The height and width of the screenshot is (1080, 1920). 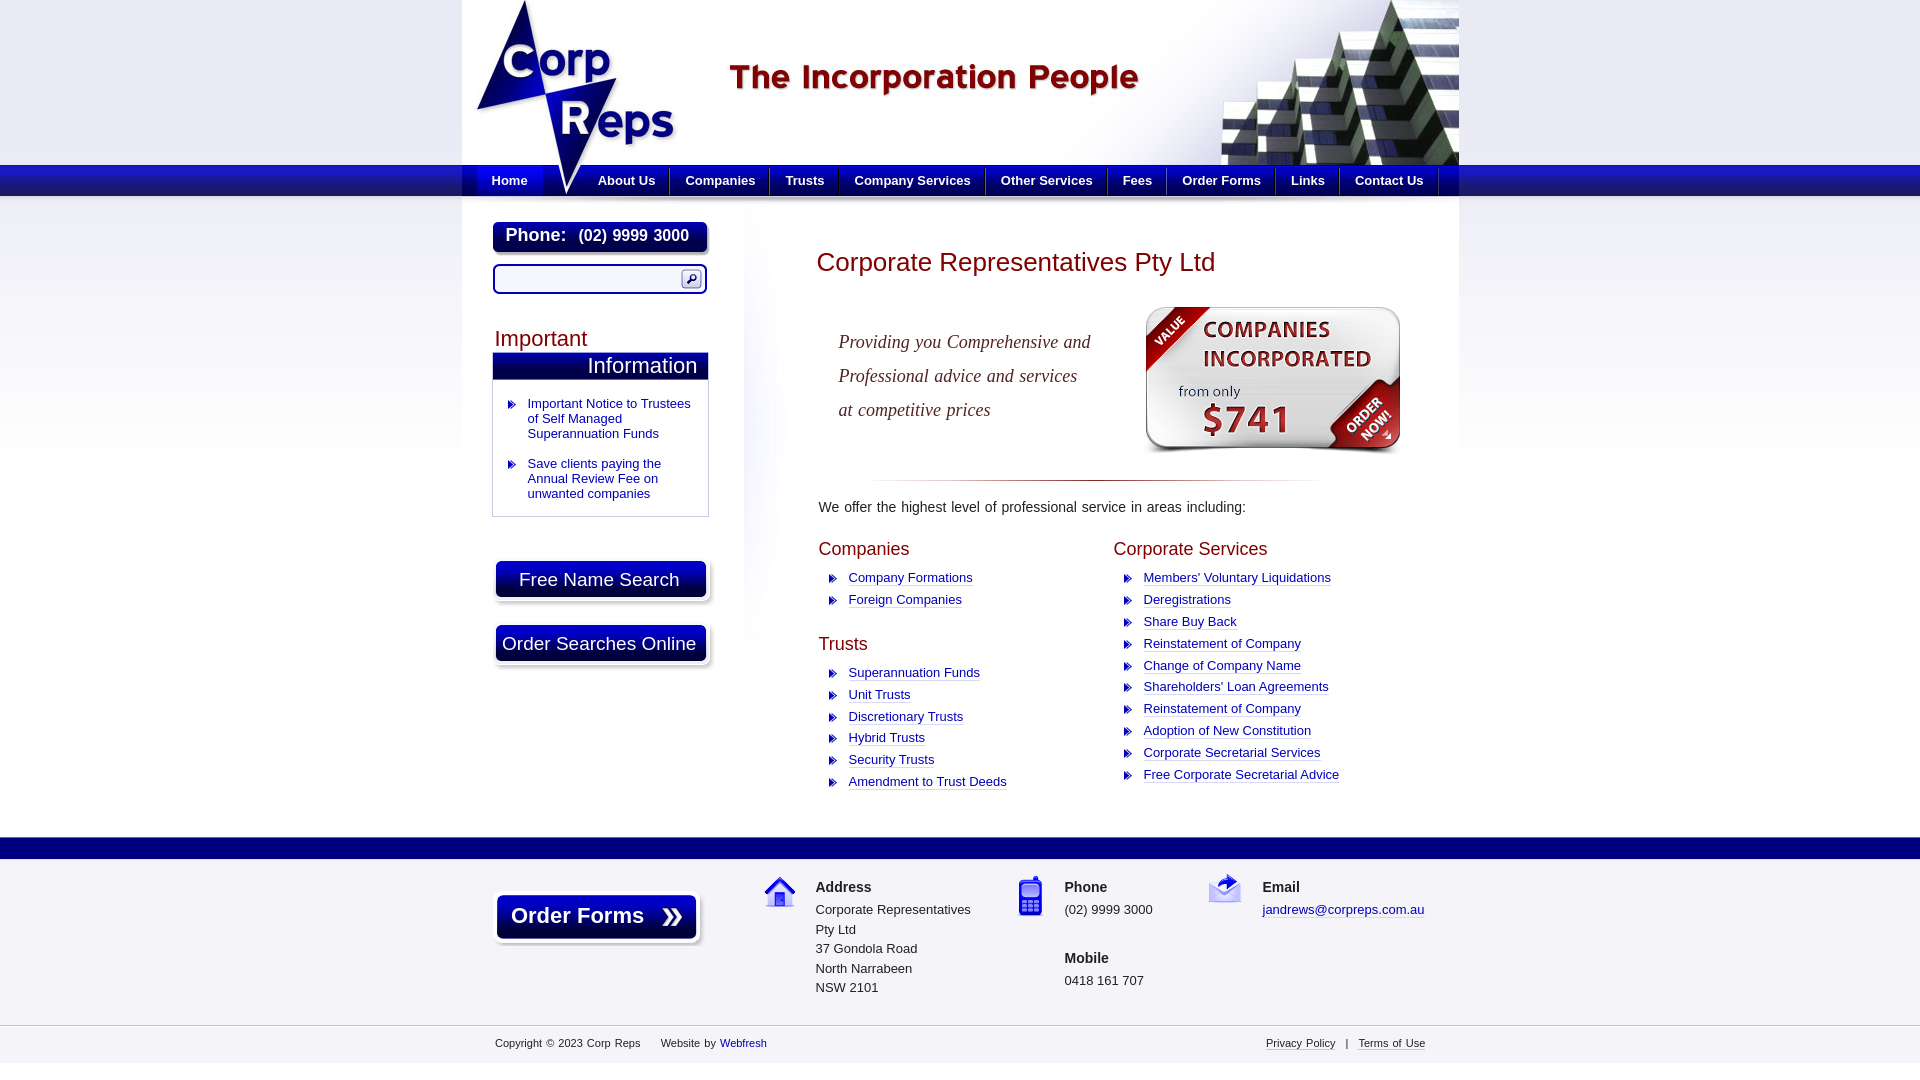 What do you see at coordinates (1222, 666) in the screenshot?
I see `'Change of Company Name'` at bounding box center [1222, 666].